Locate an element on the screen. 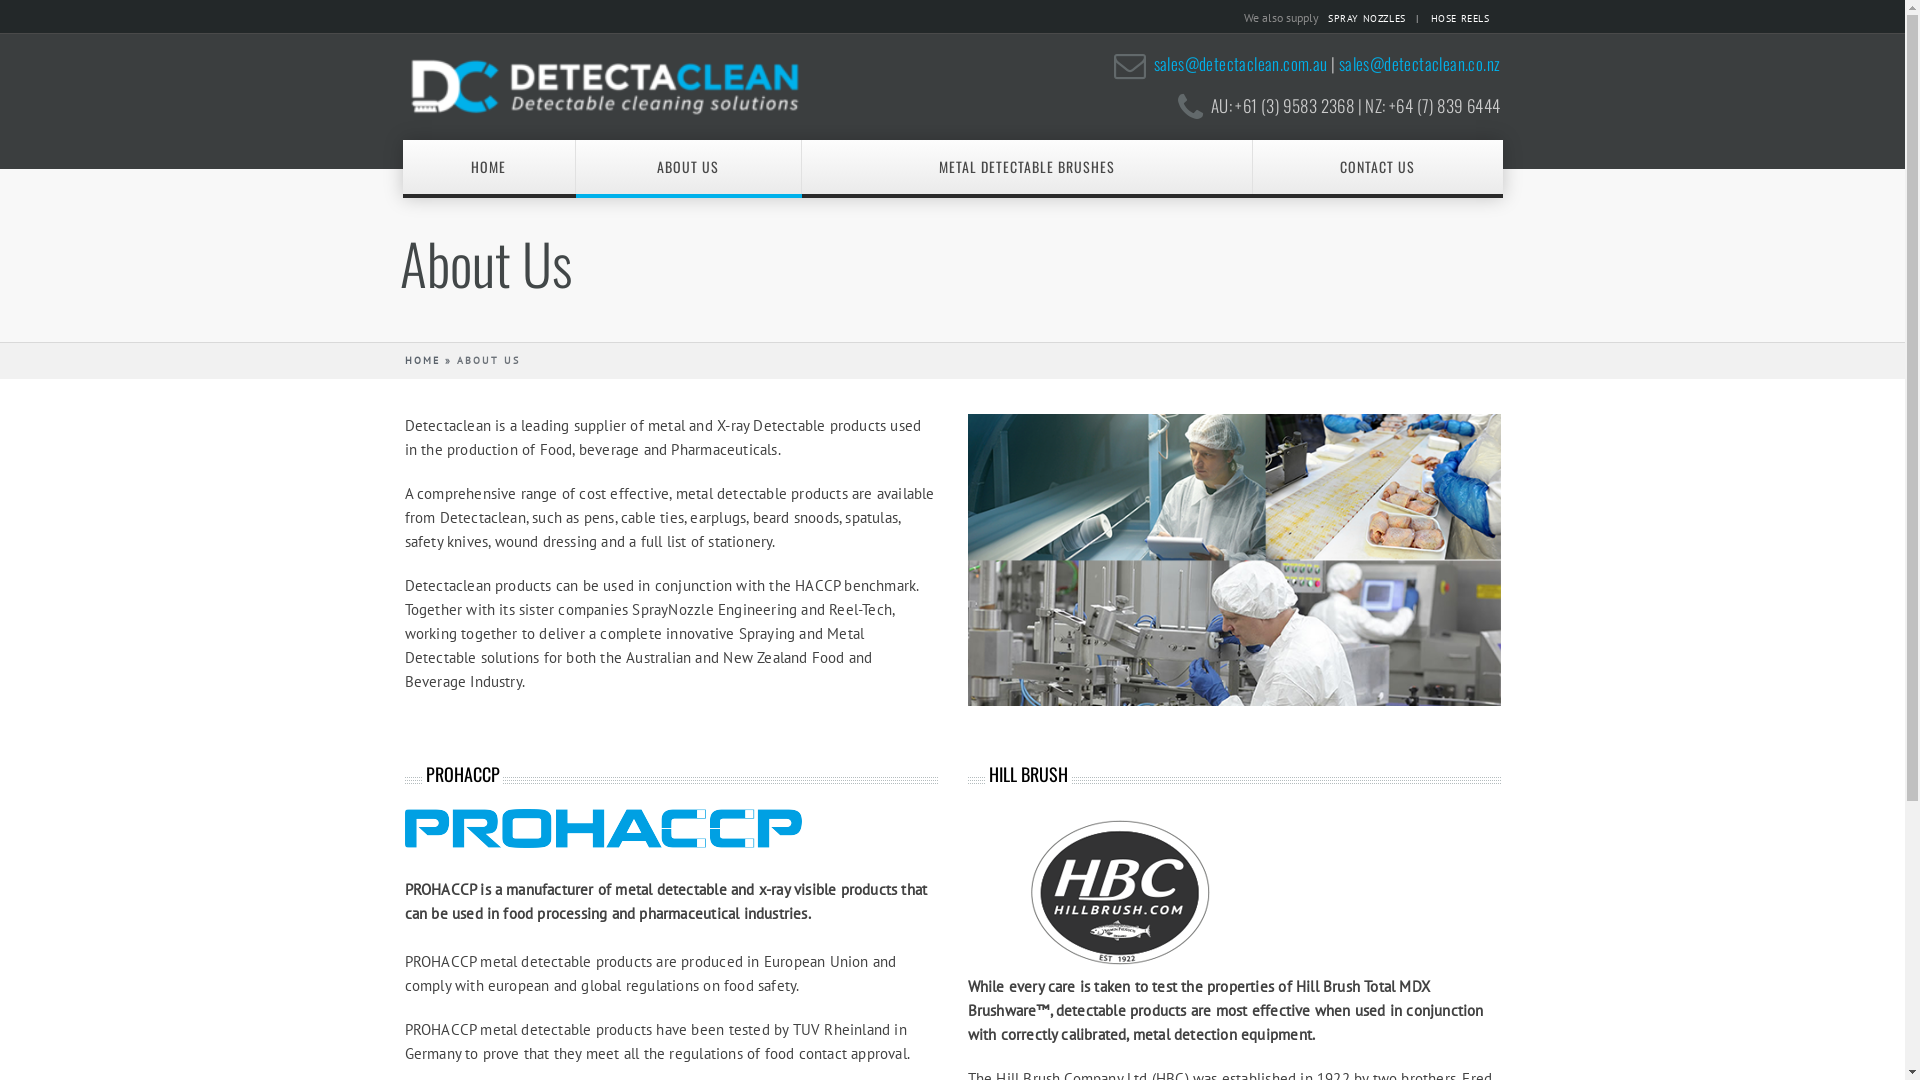  'COLLAGE' is located at coordinates (1233, 559).